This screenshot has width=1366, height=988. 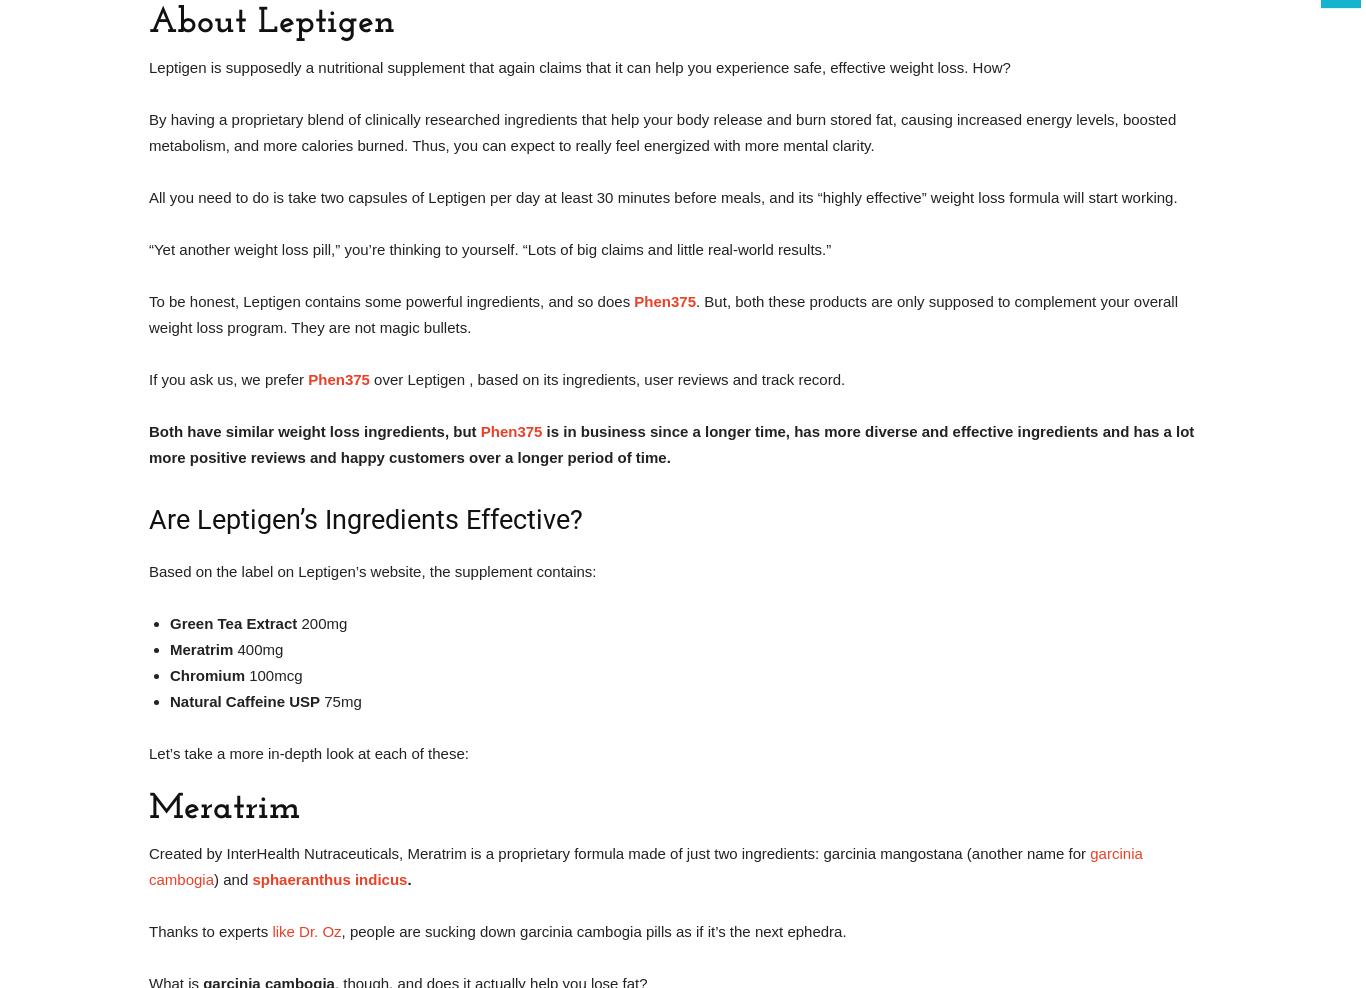 What do you see at coordinates (407, 878) in the screenshot?
I see `'.'` at bounding box center [407, 878].